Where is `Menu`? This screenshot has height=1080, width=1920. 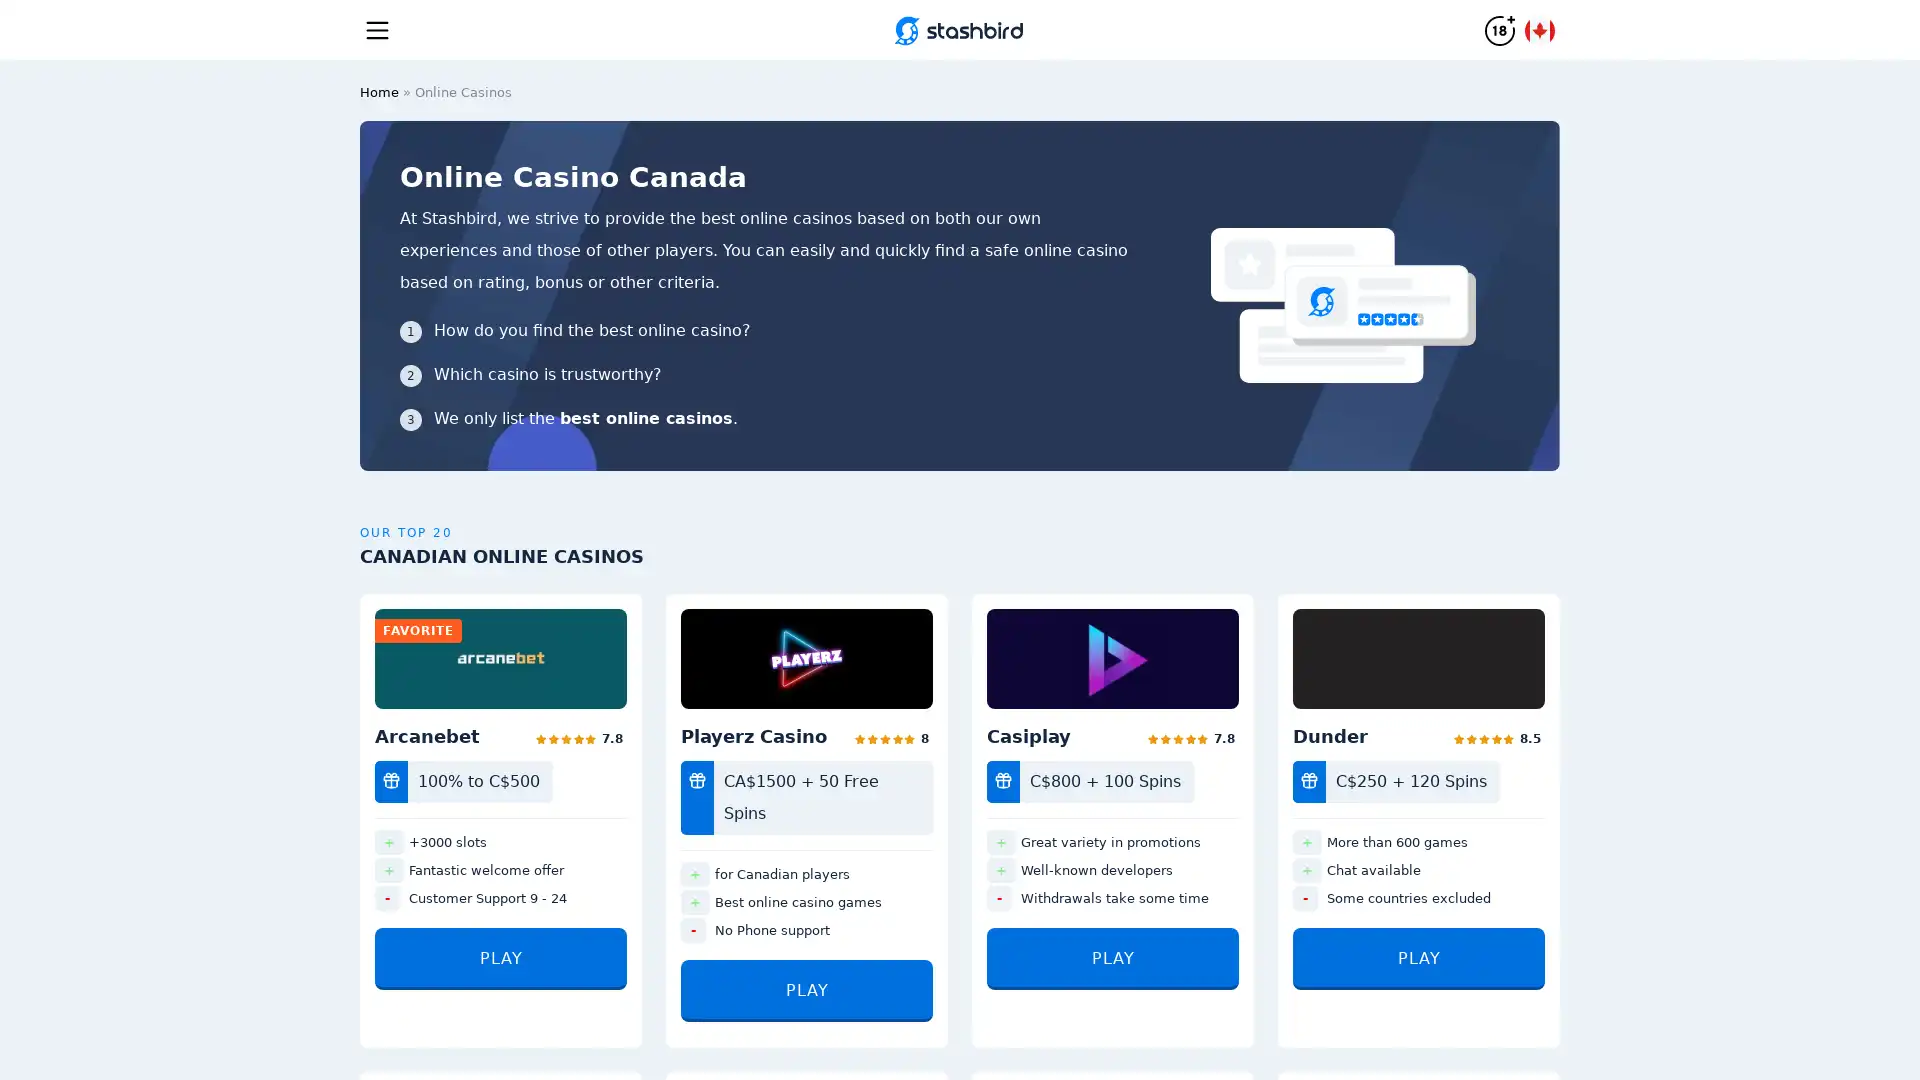
Menu is located at coordinates (377, 29).